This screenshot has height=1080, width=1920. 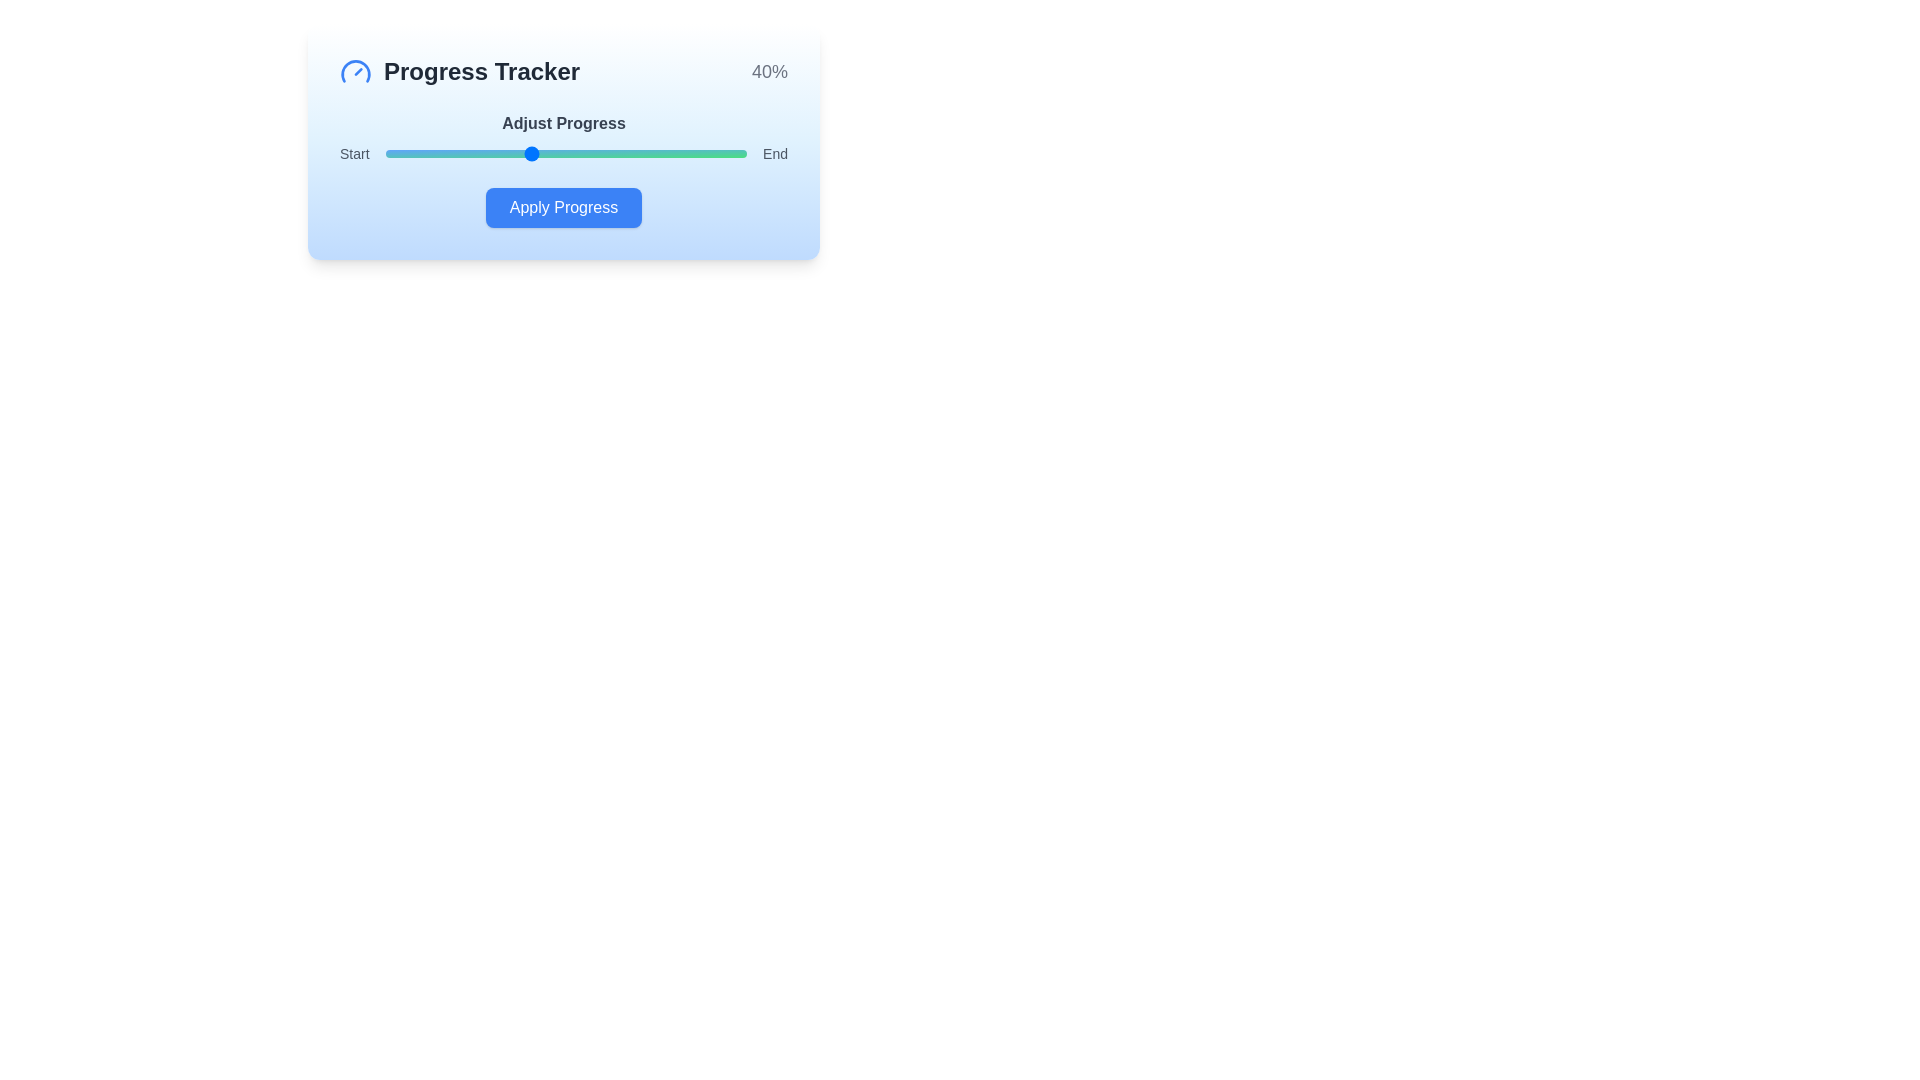 What do you see at coordinates (587, 153) in the screenshot?
I see `the progress slider to 56%` at bounding box center [587, 153].